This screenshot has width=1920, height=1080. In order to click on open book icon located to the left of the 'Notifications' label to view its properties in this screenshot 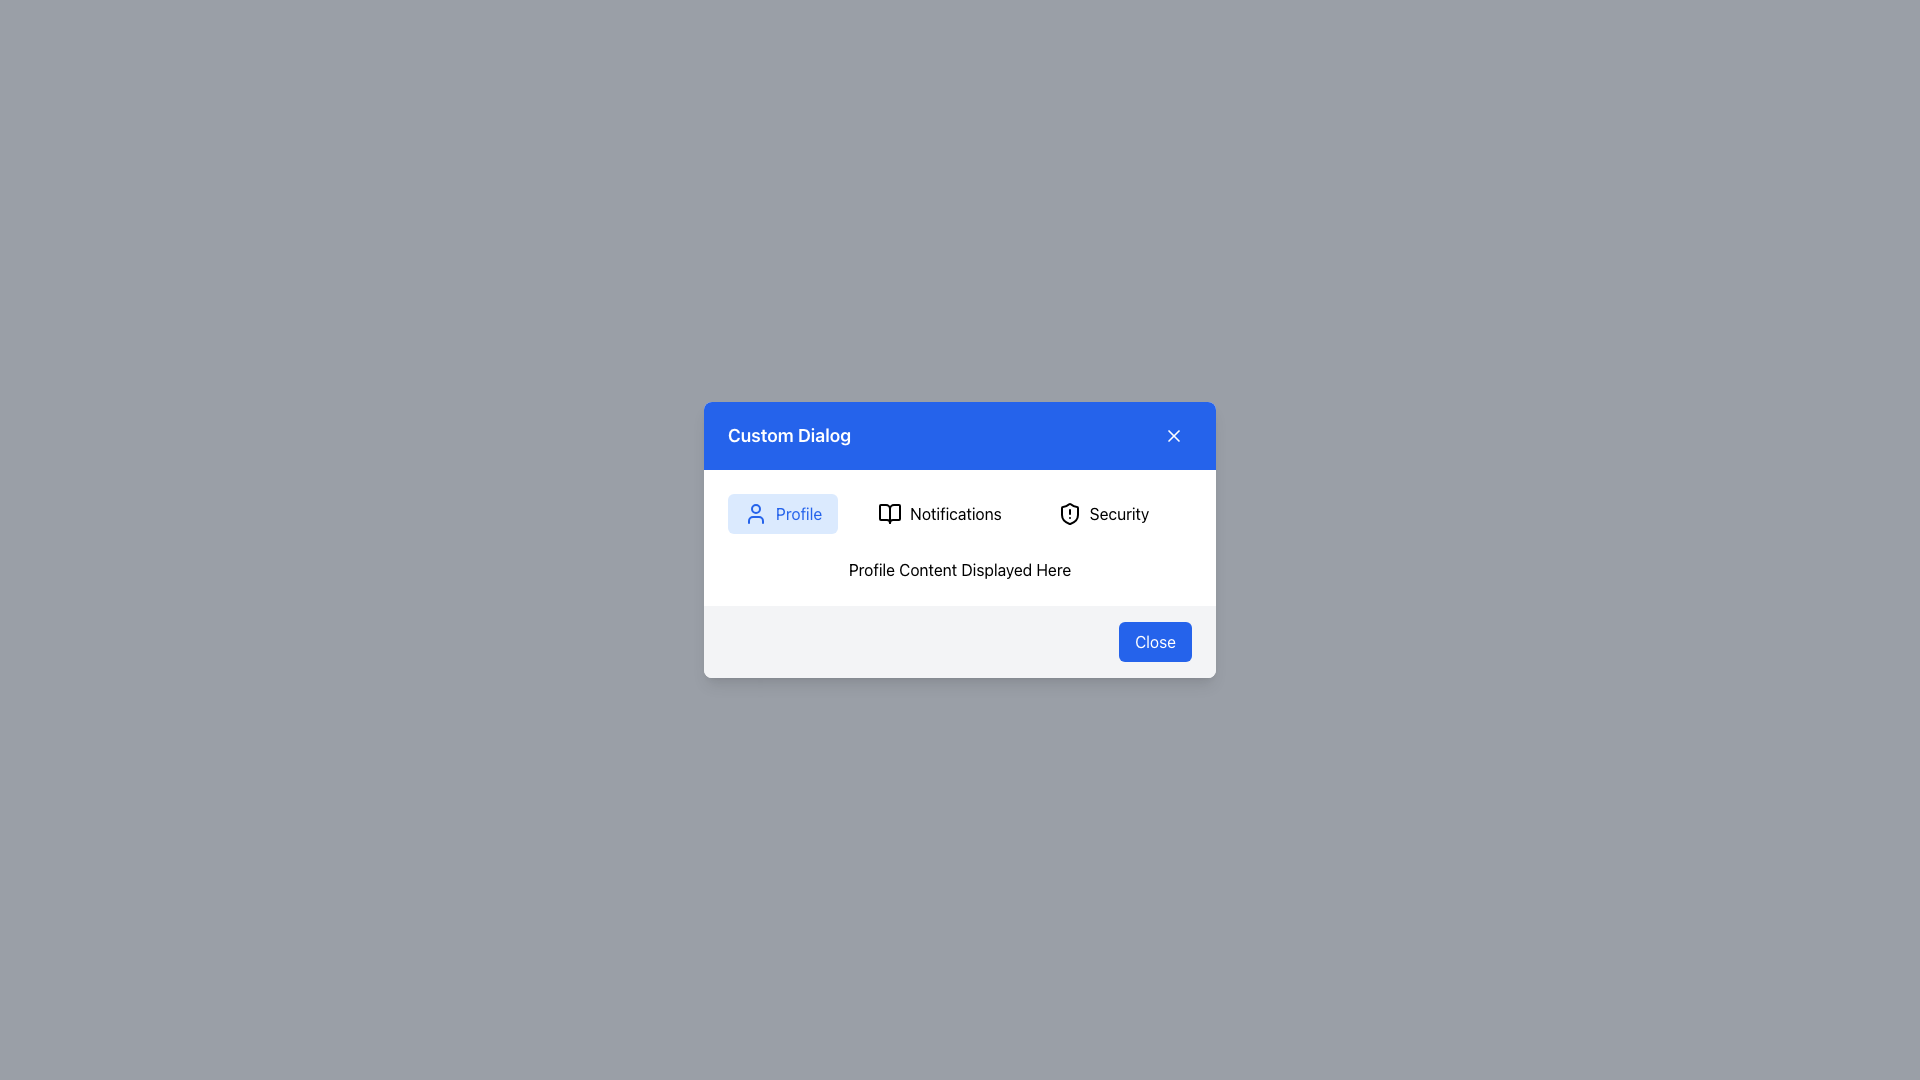, I will do `click(889, 512)`.